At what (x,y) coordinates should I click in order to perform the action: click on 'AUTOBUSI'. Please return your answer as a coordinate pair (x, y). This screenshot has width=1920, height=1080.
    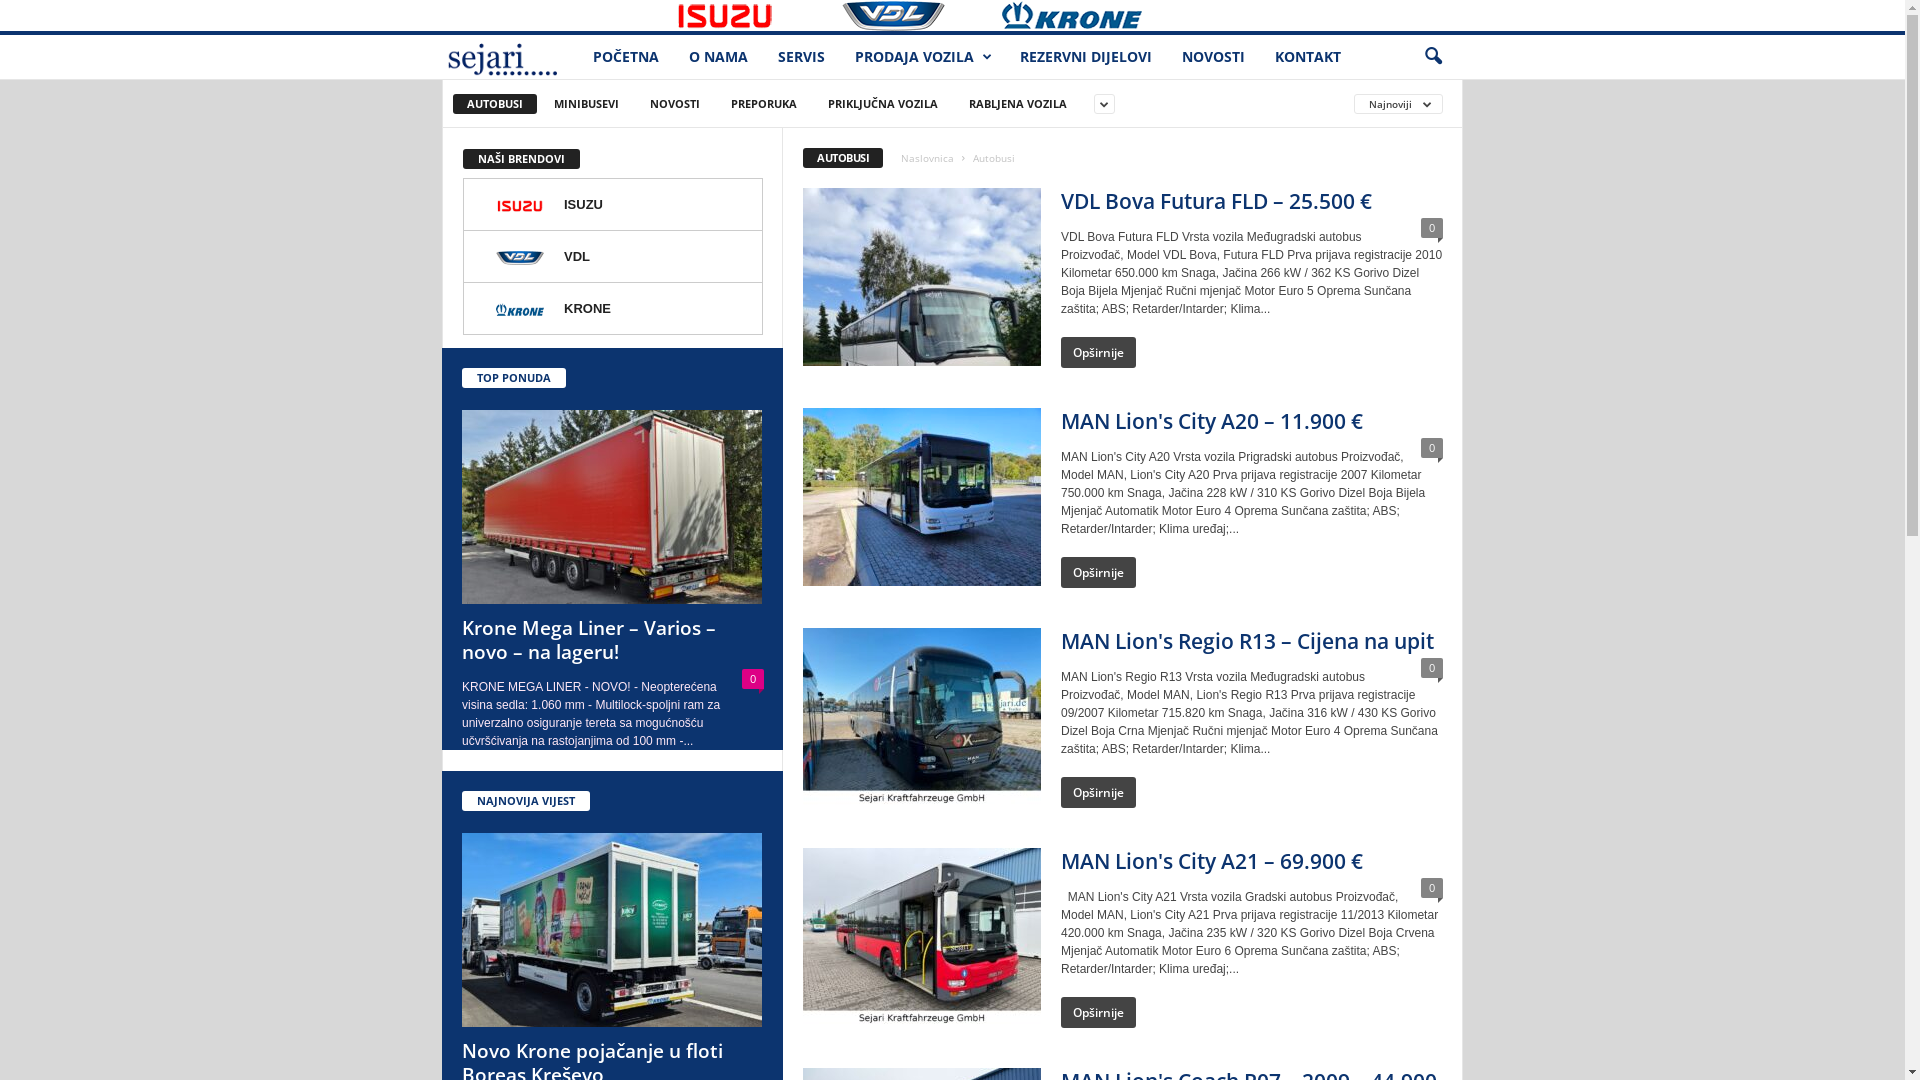
    Looking at the image, I should click on (451, 104).